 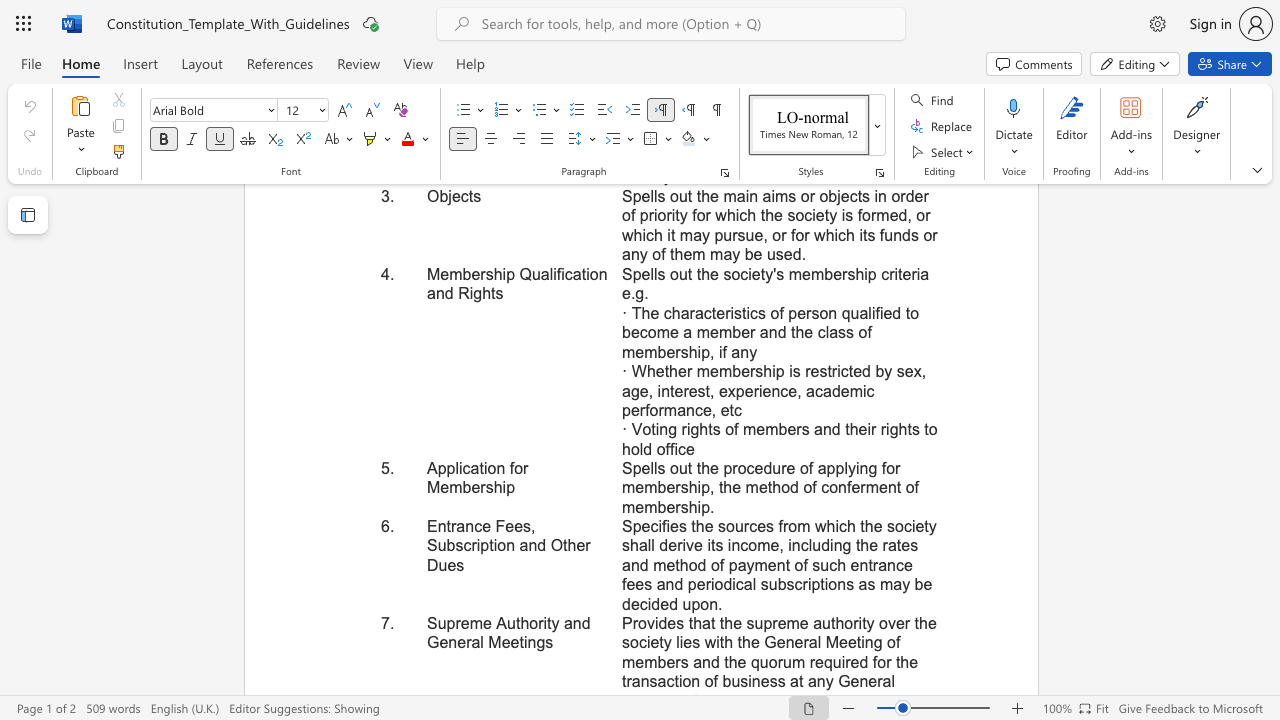 What do you see at coordinates (749, 642) in the screenshot?
I see `the subset text "e General Meeting of mem" within the text "Provides that the supreme authority over the society lies with the General Meeting of members and the quorum"` at bounding box center [749, 642].